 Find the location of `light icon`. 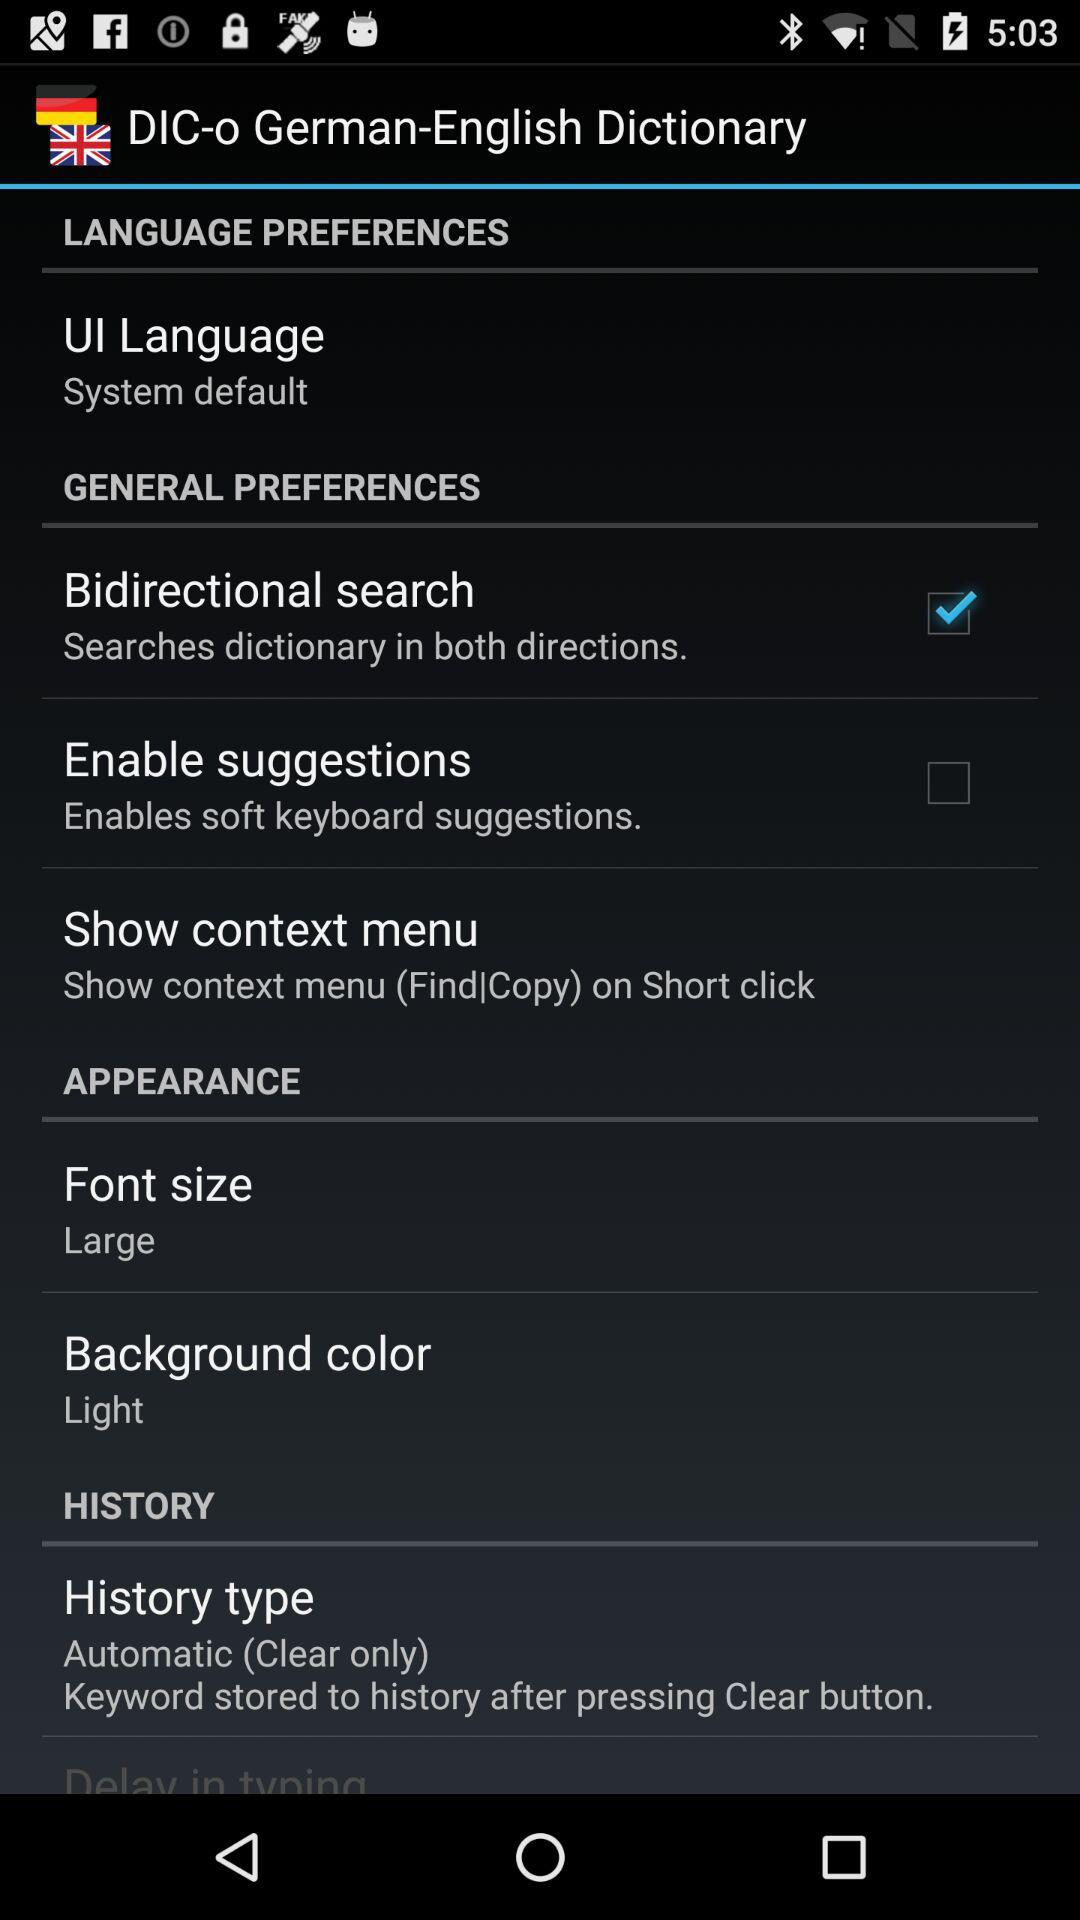

light icon is located at coordinates (103, 1407).